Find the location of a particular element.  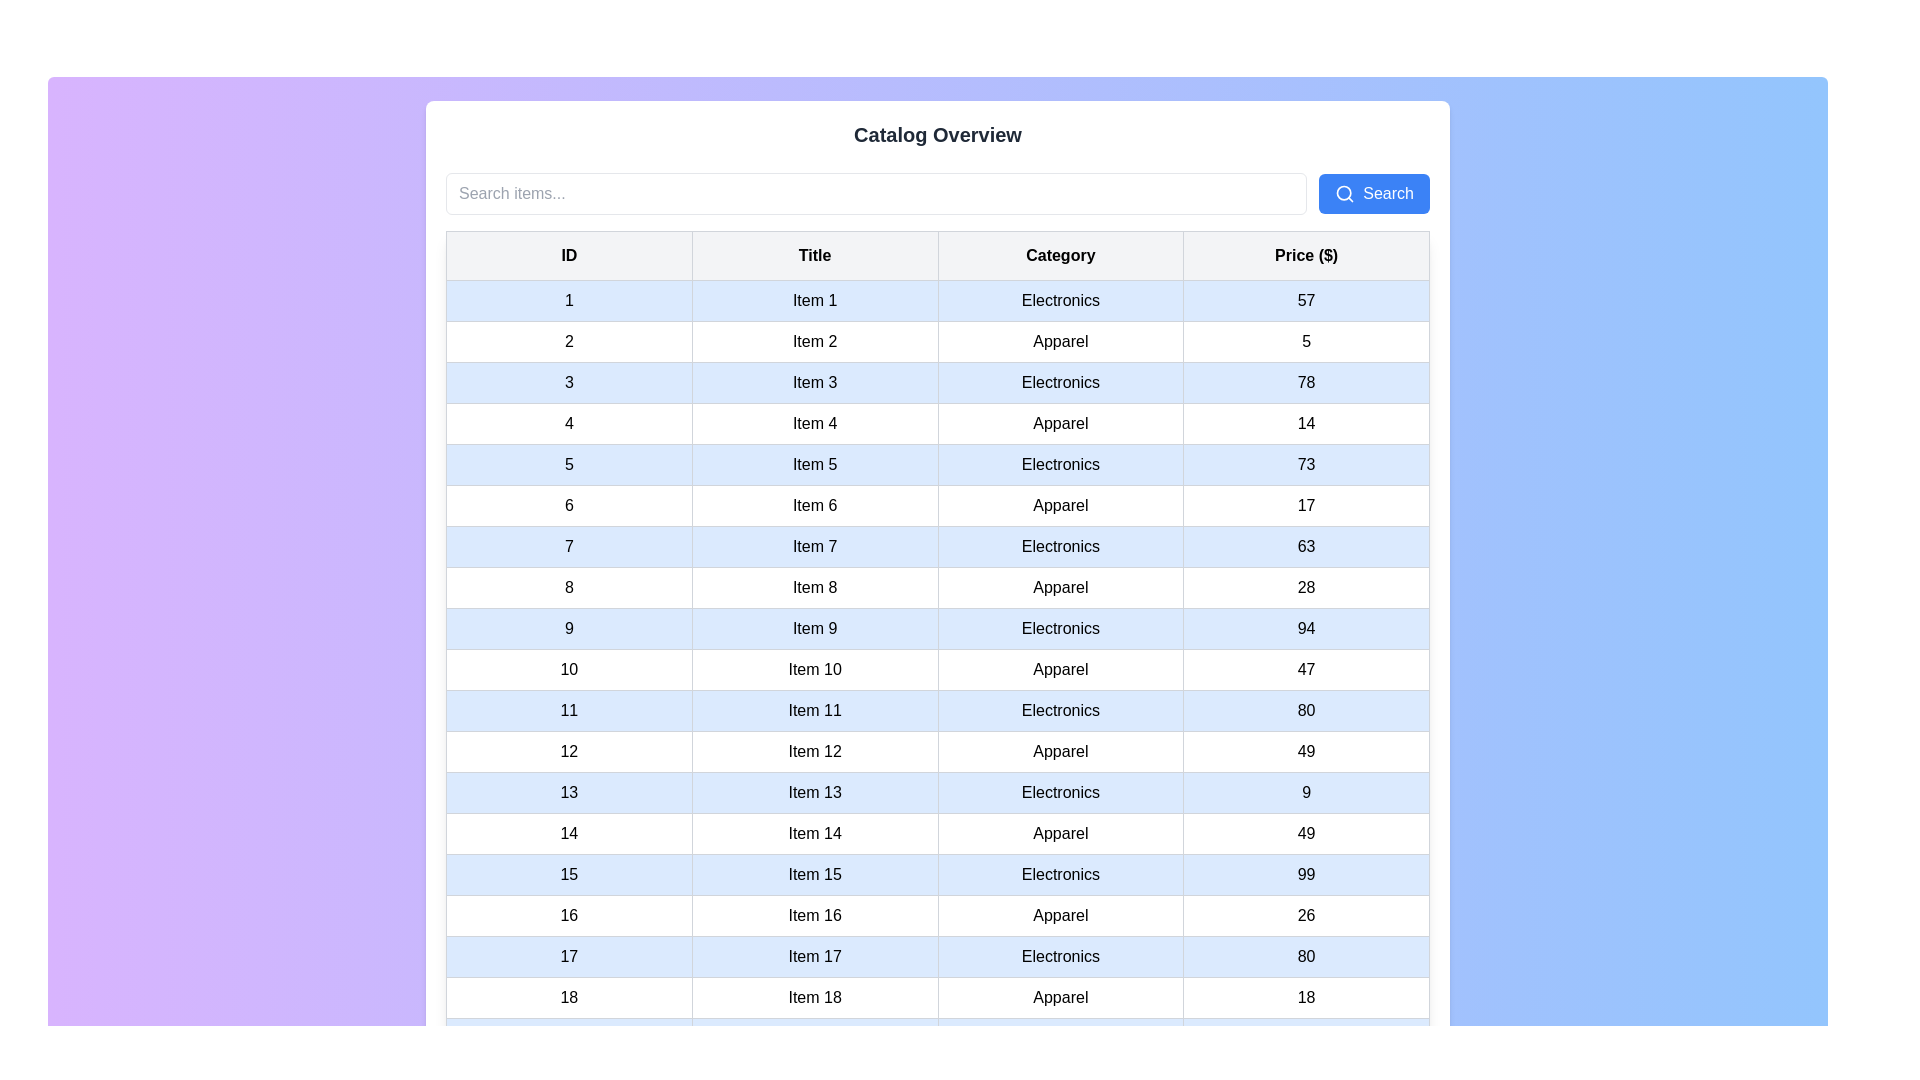

contents of the textual cell labeled 'Item 9' in the data table, which is the second cell in the row with ID '9' within the 'Title' column is located at coordinates (815, 627).